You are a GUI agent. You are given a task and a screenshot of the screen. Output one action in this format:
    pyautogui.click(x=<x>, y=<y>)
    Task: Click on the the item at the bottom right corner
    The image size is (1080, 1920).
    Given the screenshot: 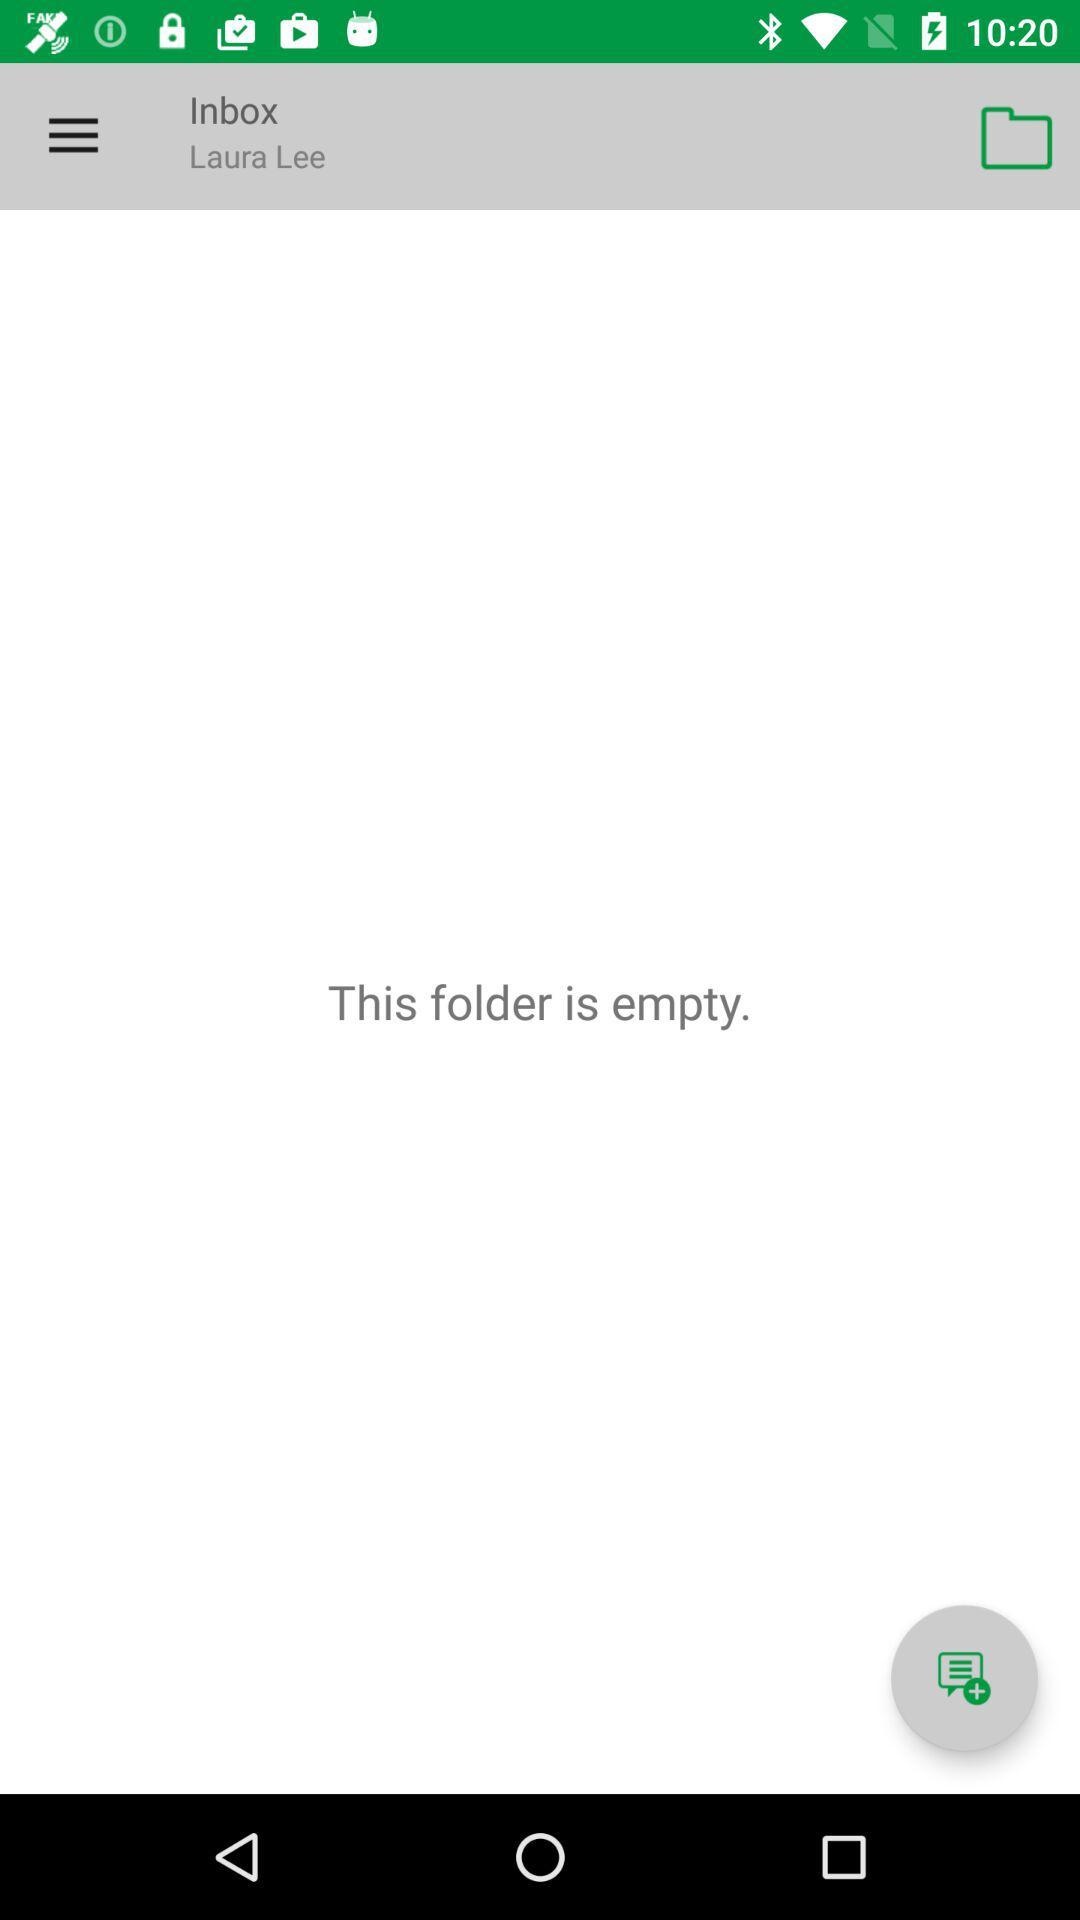 What is the action you would take?
    pyautogui.click(x=963, y=1678)
    